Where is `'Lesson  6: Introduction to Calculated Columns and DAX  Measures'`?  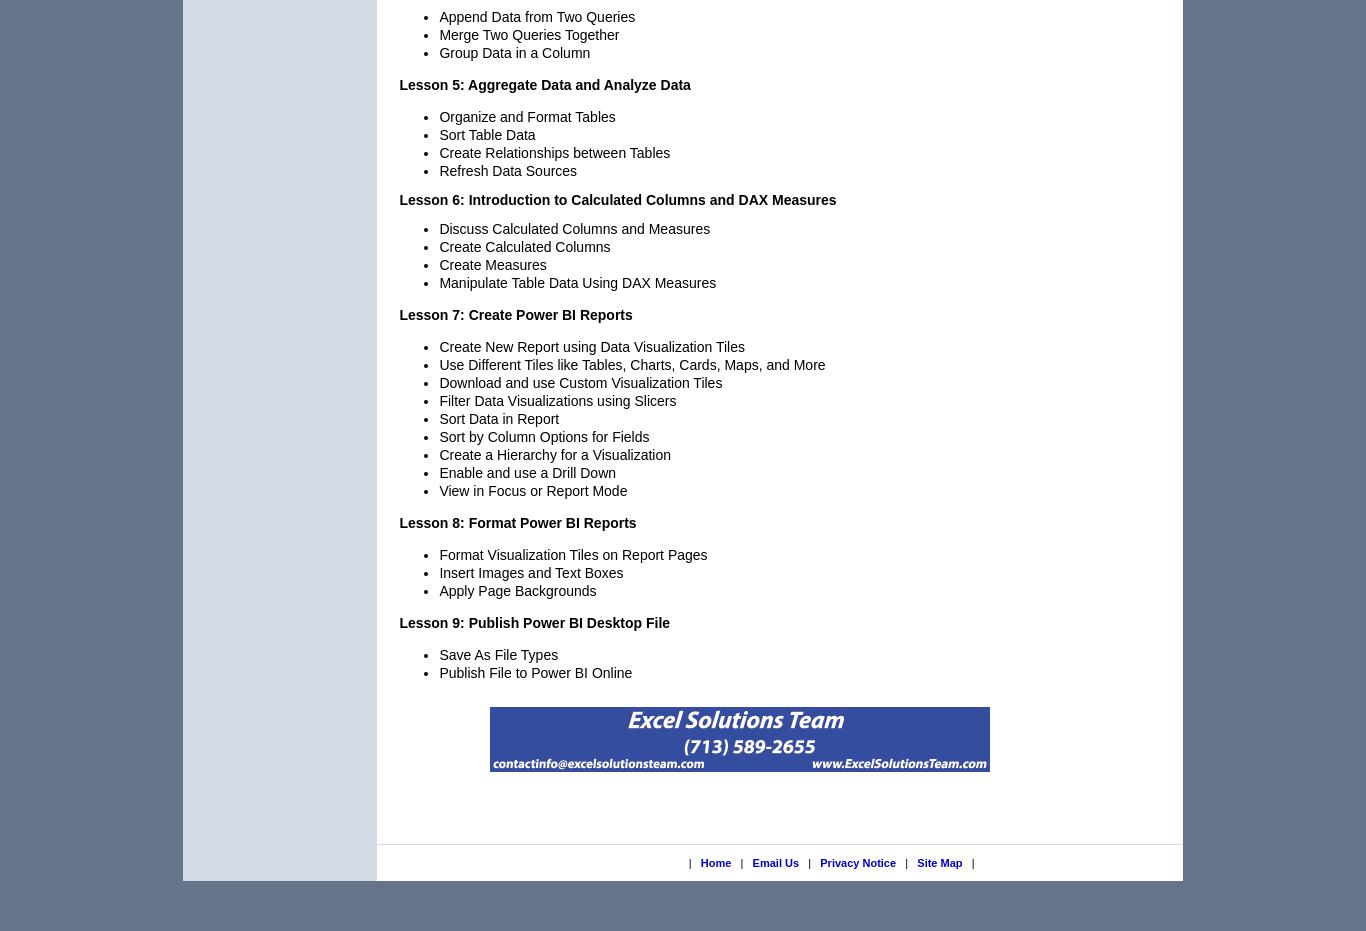 'Lesson  6: Introduction to Calculated Columns and DAX  Measures' is located at coordinates (616, 198).